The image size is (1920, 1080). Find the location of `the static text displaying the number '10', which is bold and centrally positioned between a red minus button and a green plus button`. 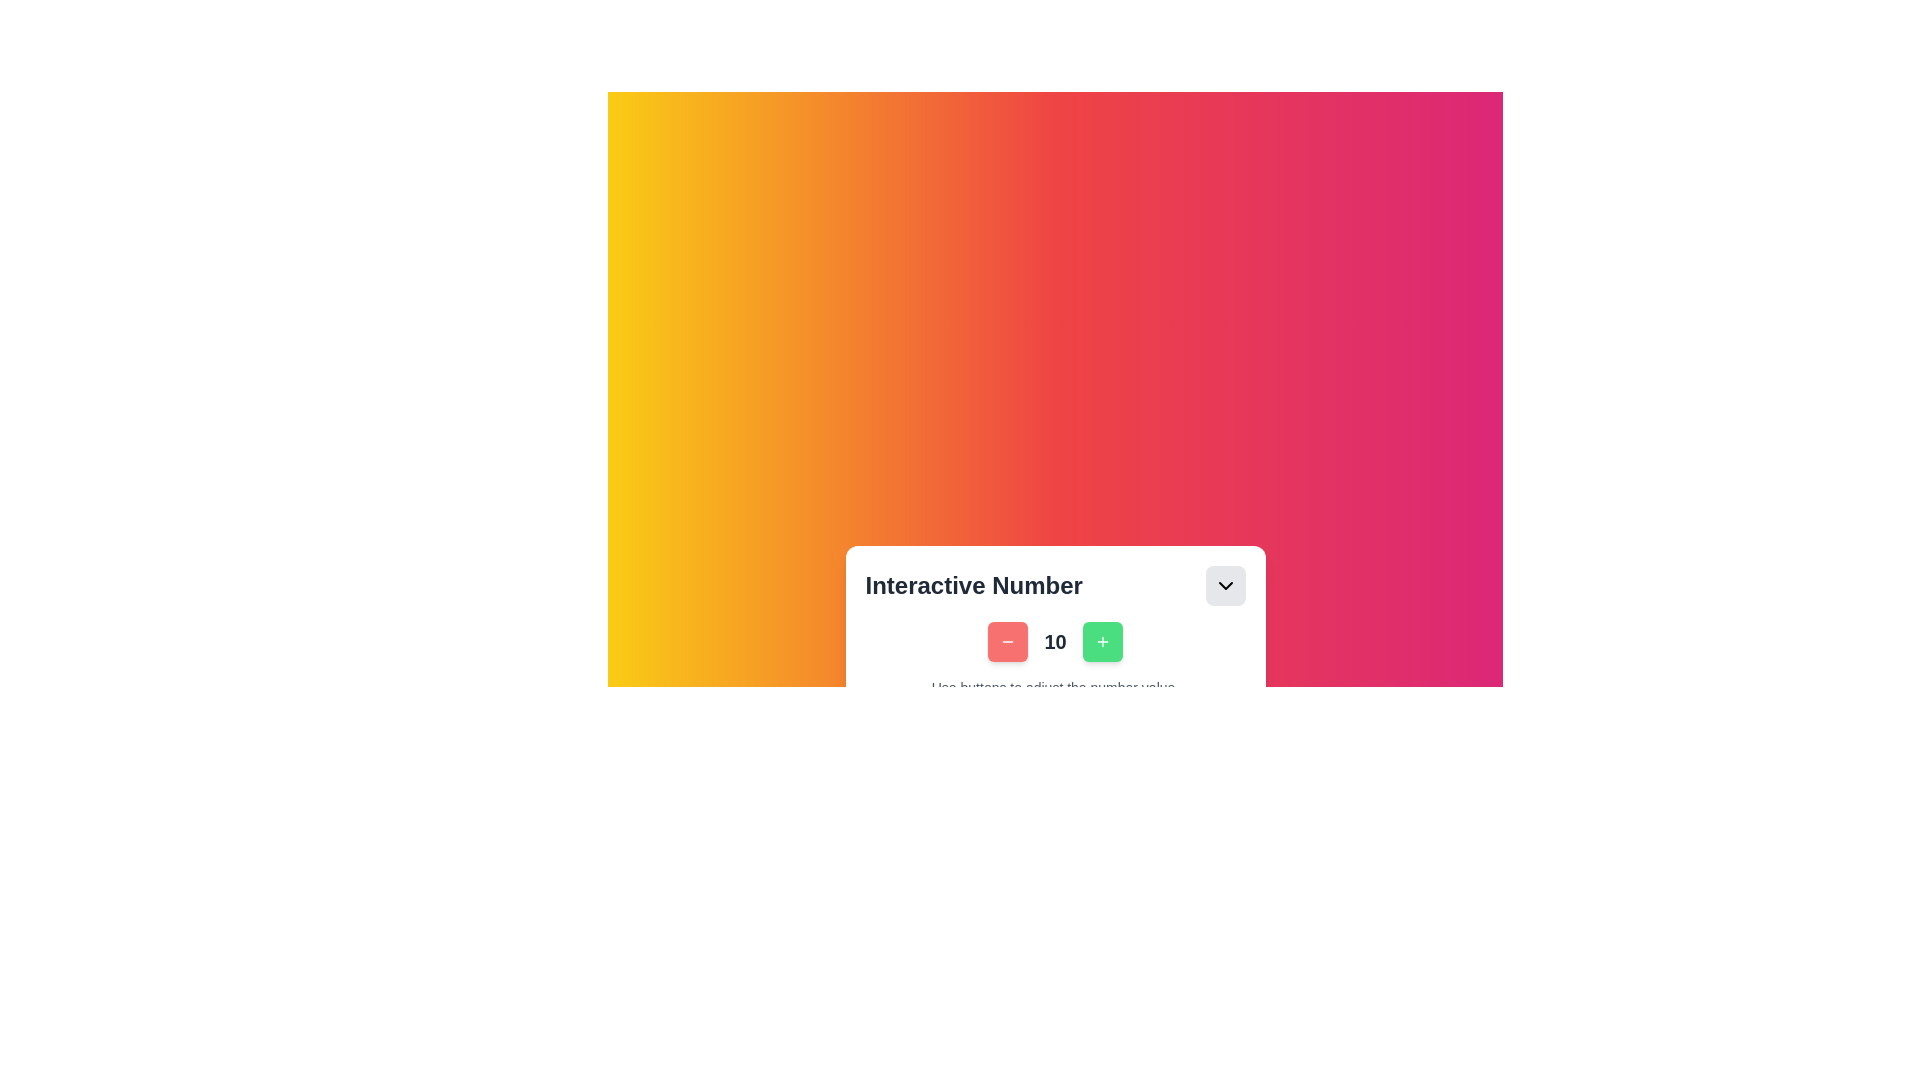

the static text displaying the number '10', which is bold and centrally positioned between a red minus button and a green plus button is located at coordinates (1054, 641).